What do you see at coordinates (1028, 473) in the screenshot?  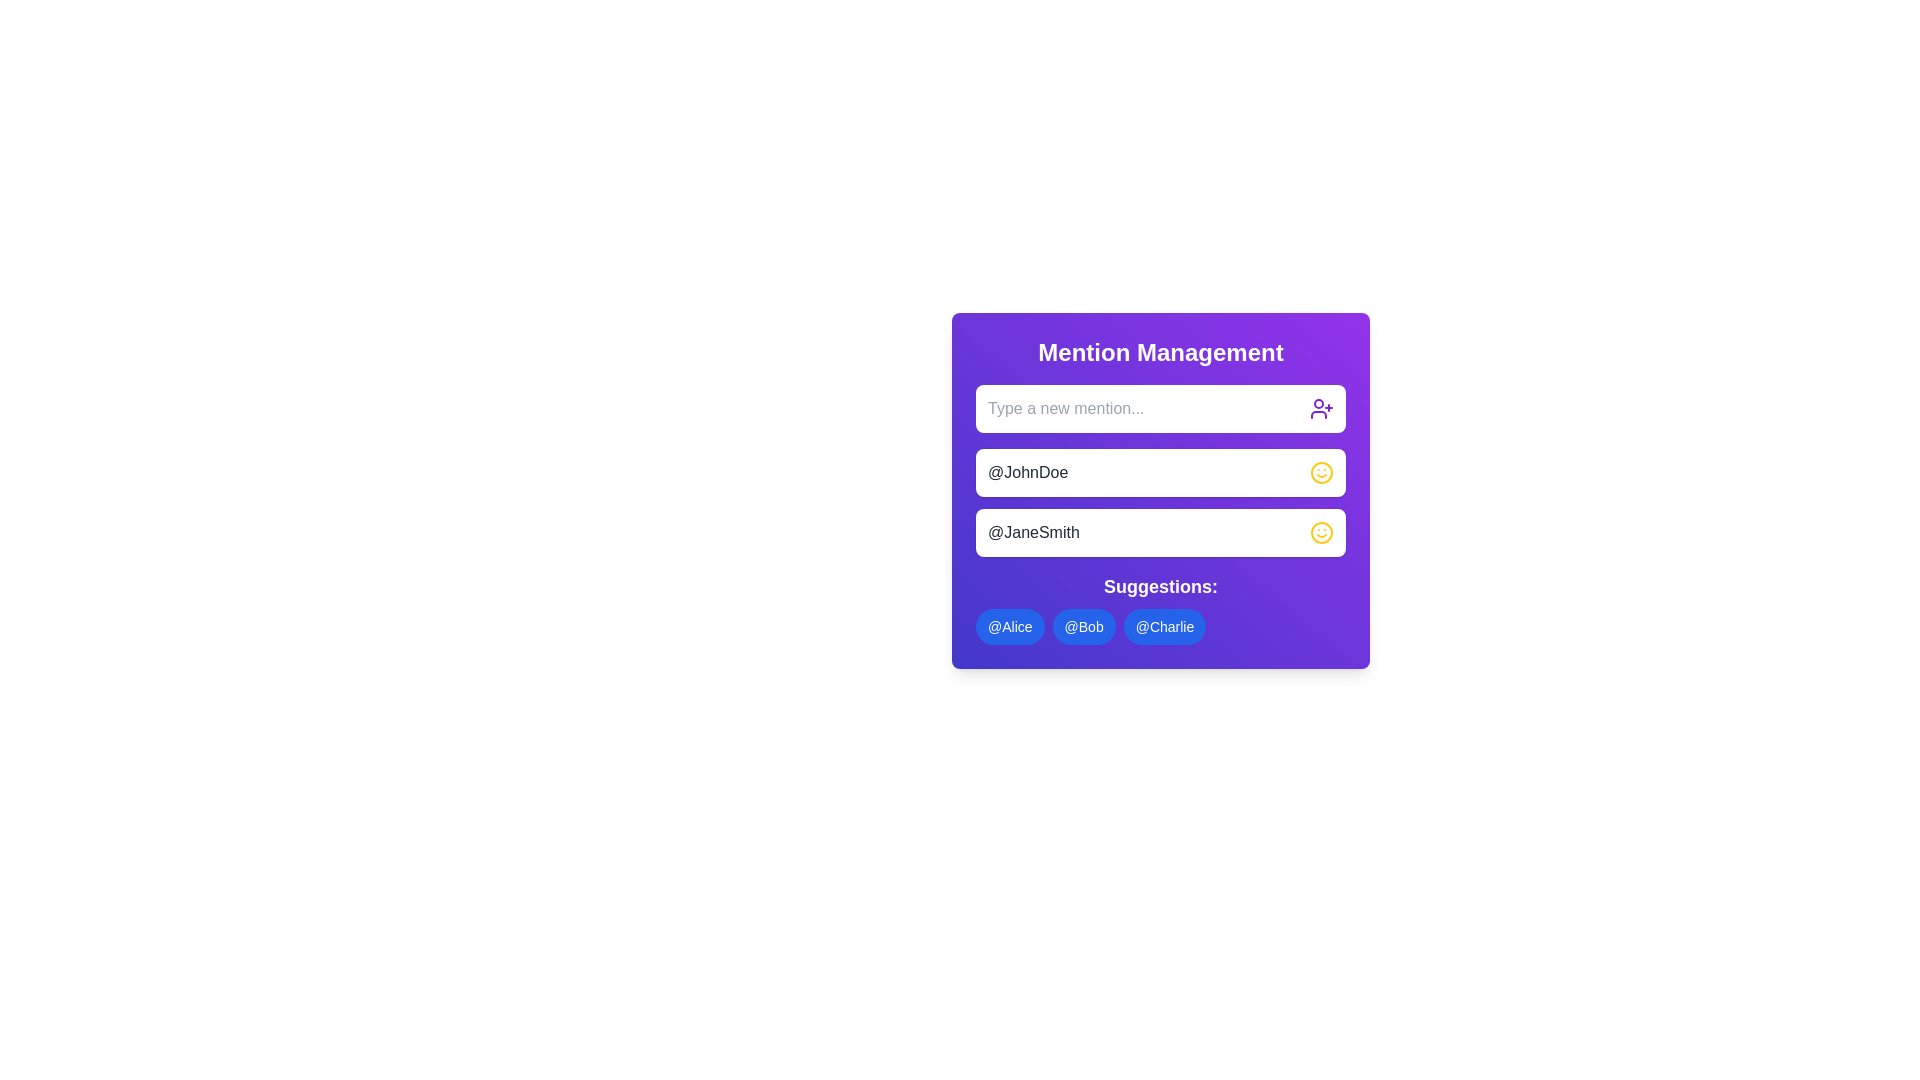 I see `the user mention text in the first entry of the vertically-stacked list of user mentions, located below the 'Mention Management' title bar` at bounding box center [1028, 473].